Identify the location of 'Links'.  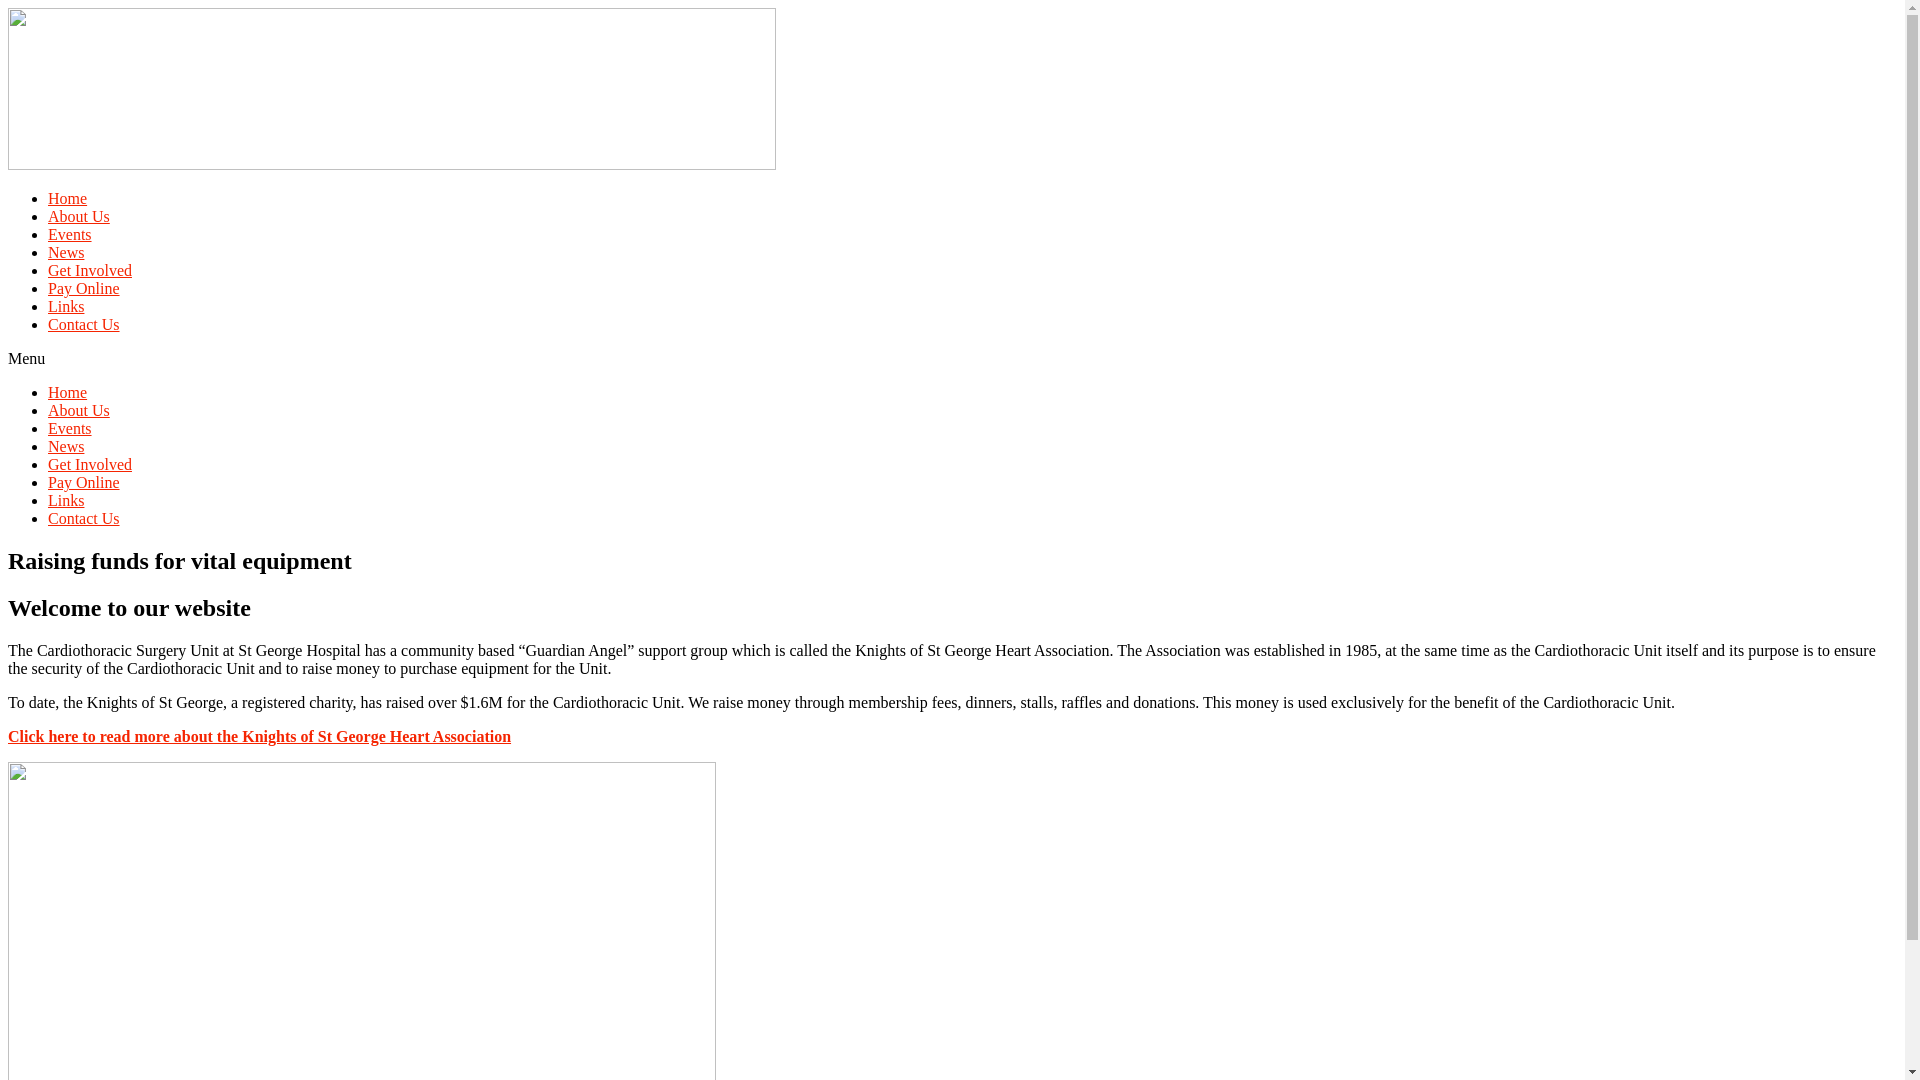
(66, 499).